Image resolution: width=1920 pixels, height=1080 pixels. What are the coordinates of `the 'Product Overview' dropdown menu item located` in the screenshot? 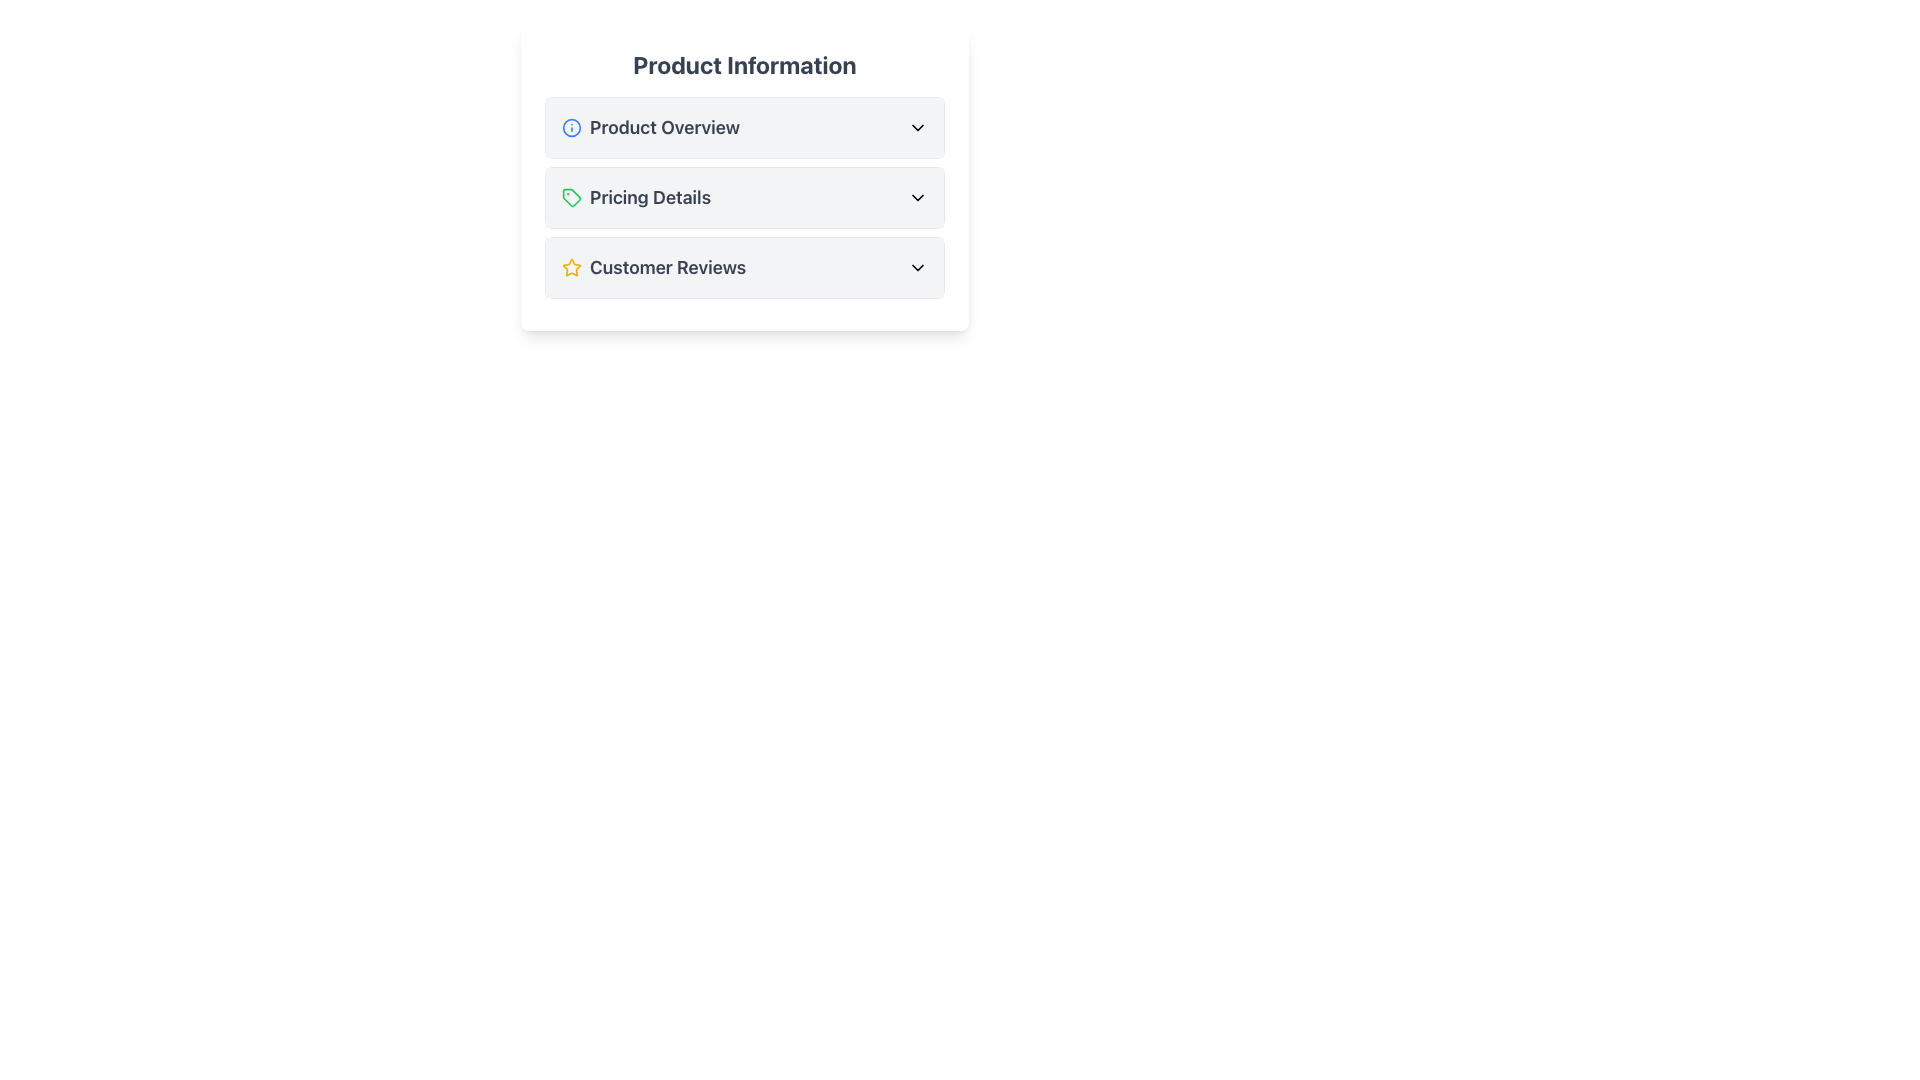 It's located at (743, 127).